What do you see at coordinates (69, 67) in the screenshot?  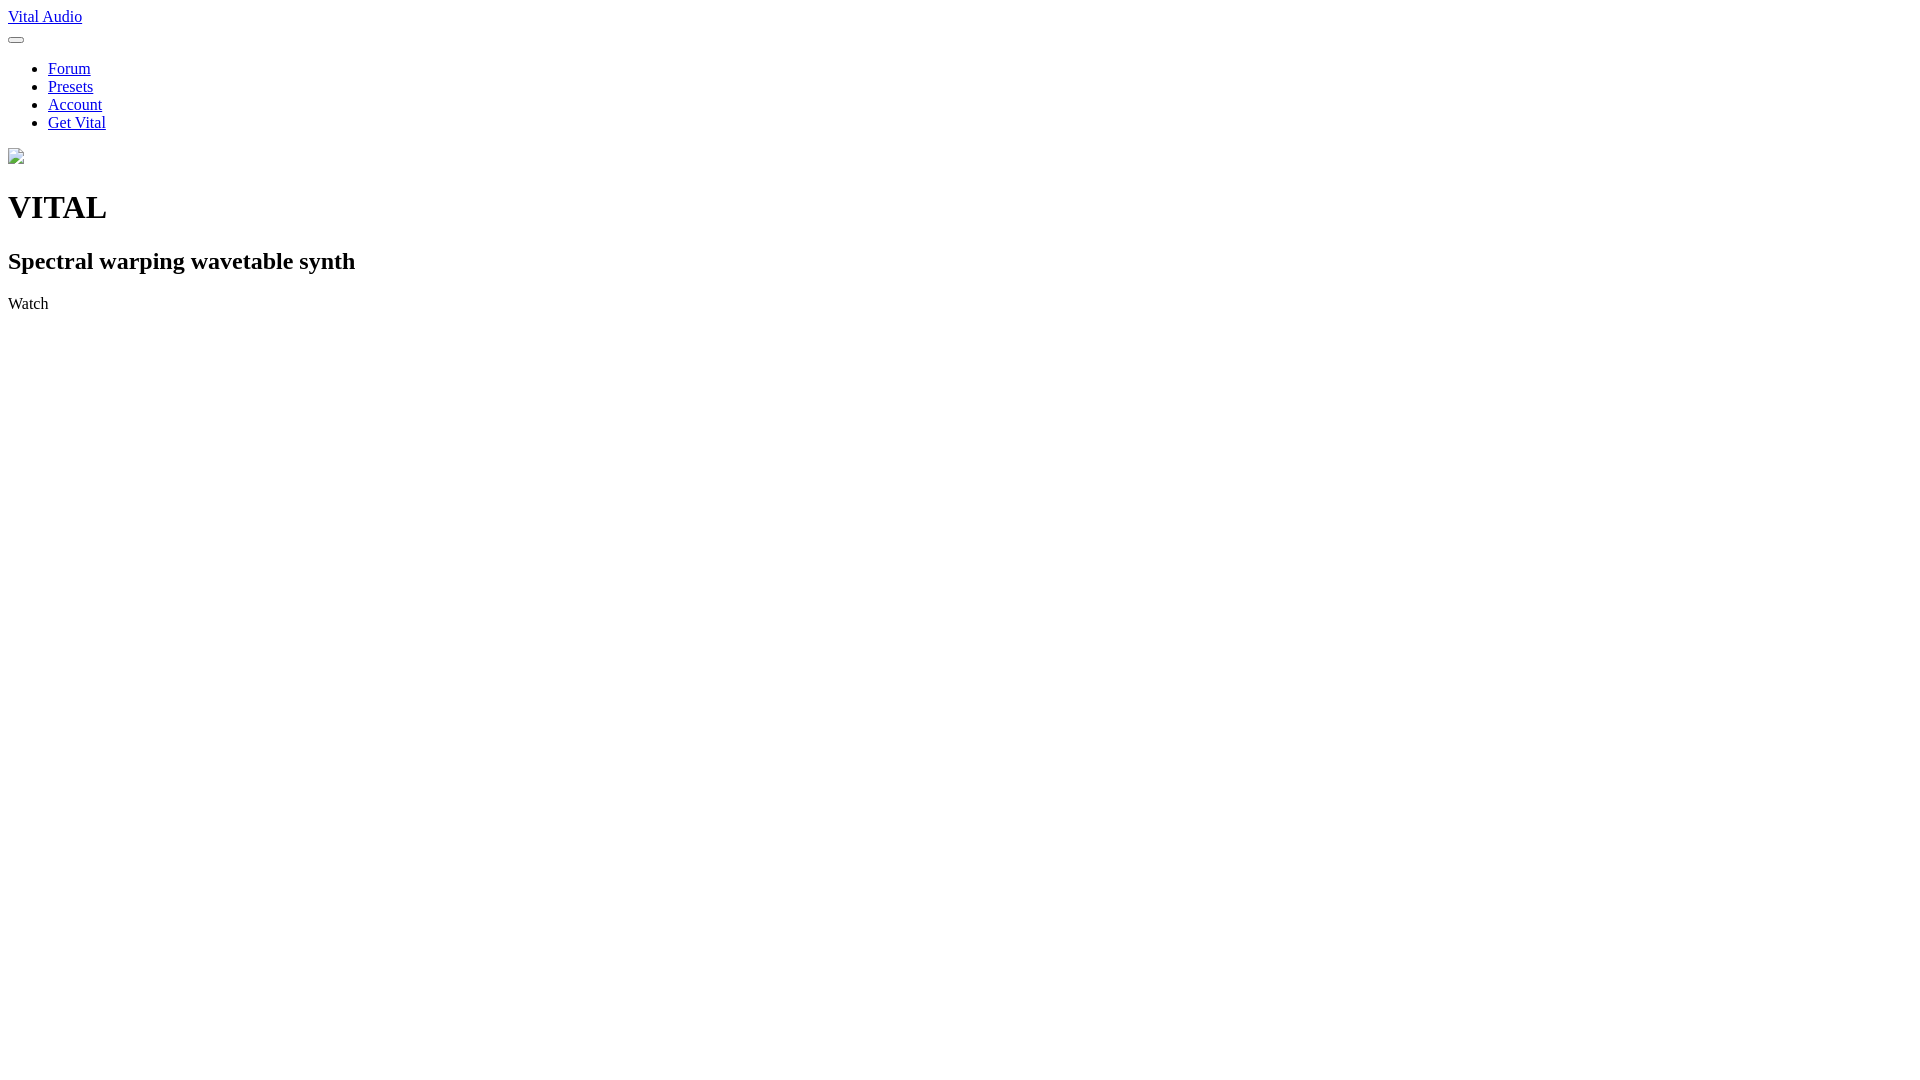 I see `'Forum'` at bounding box center [69, 67].